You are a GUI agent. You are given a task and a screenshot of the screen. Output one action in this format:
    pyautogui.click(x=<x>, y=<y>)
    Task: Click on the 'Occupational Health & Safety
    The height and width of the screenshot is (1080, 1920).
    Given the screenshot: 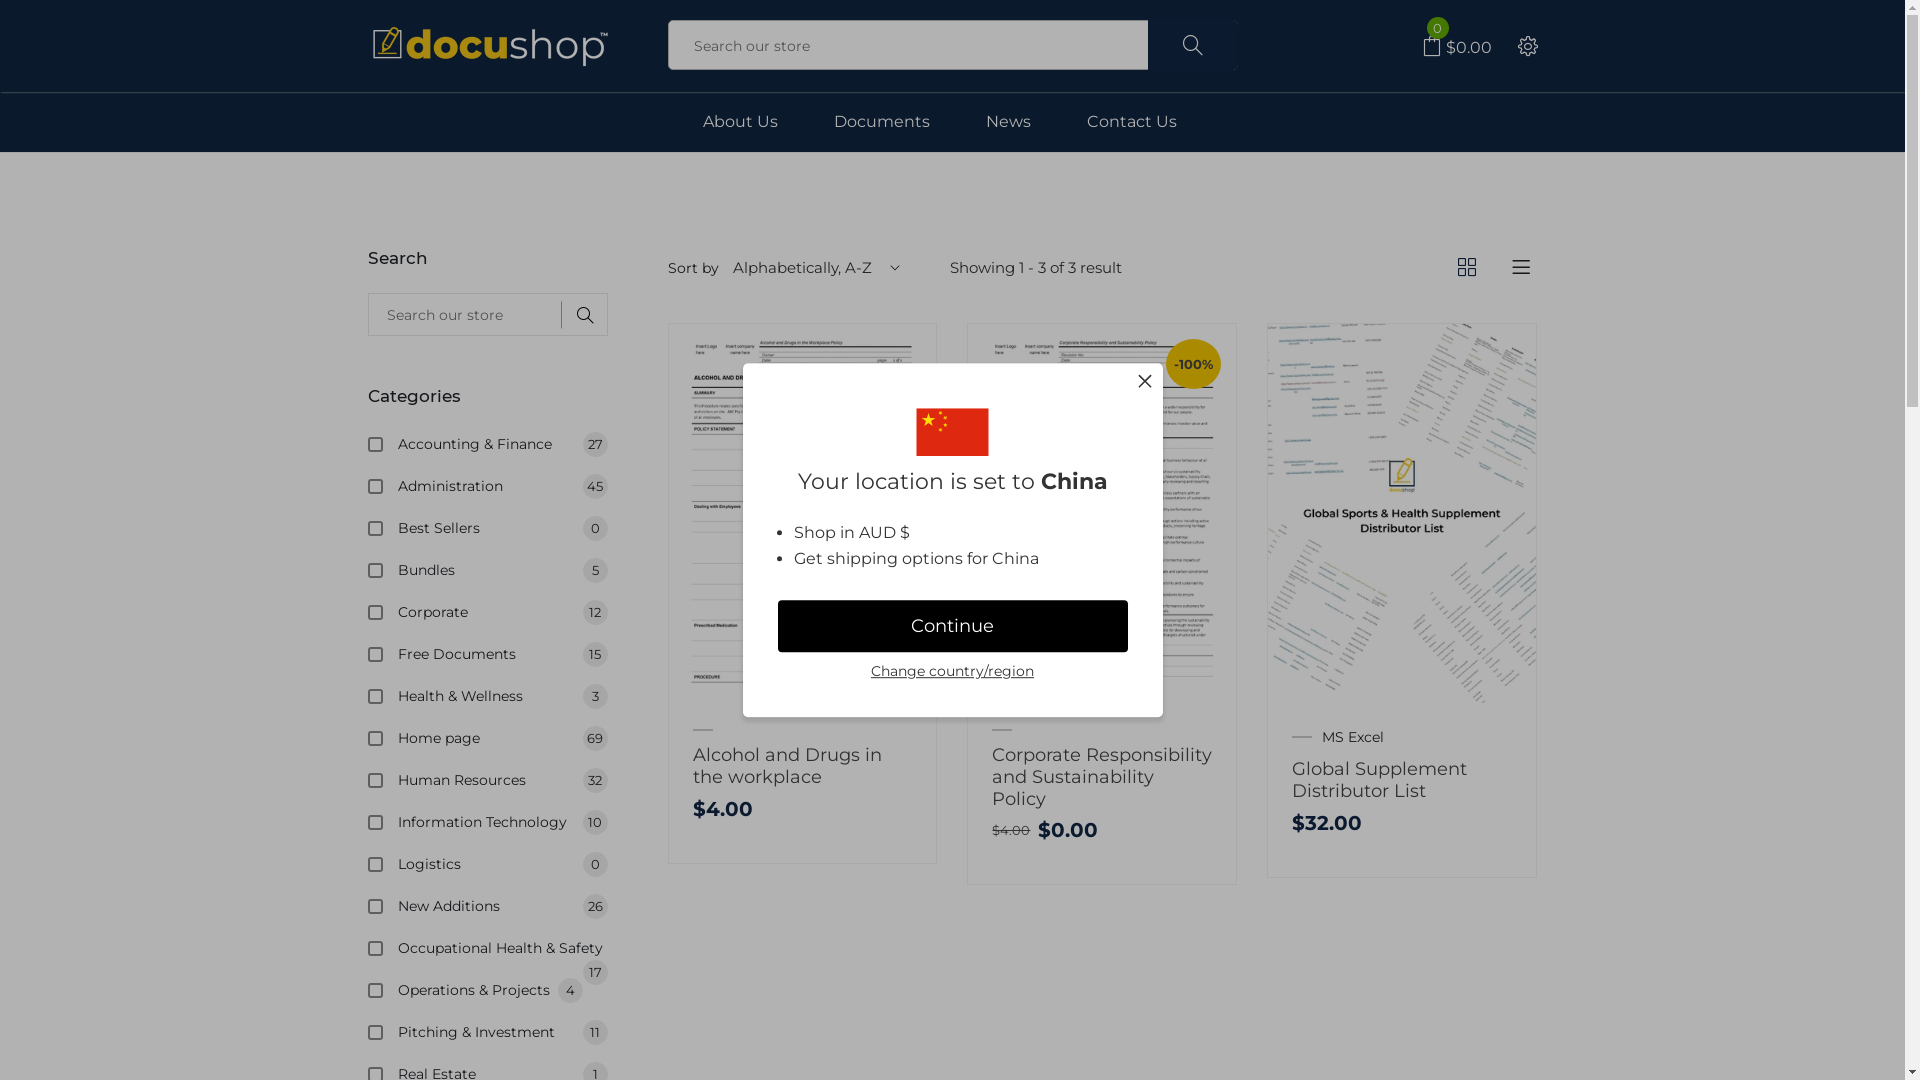 What is the action you would take?
    pyautogui.click(x=503, y=947)
    